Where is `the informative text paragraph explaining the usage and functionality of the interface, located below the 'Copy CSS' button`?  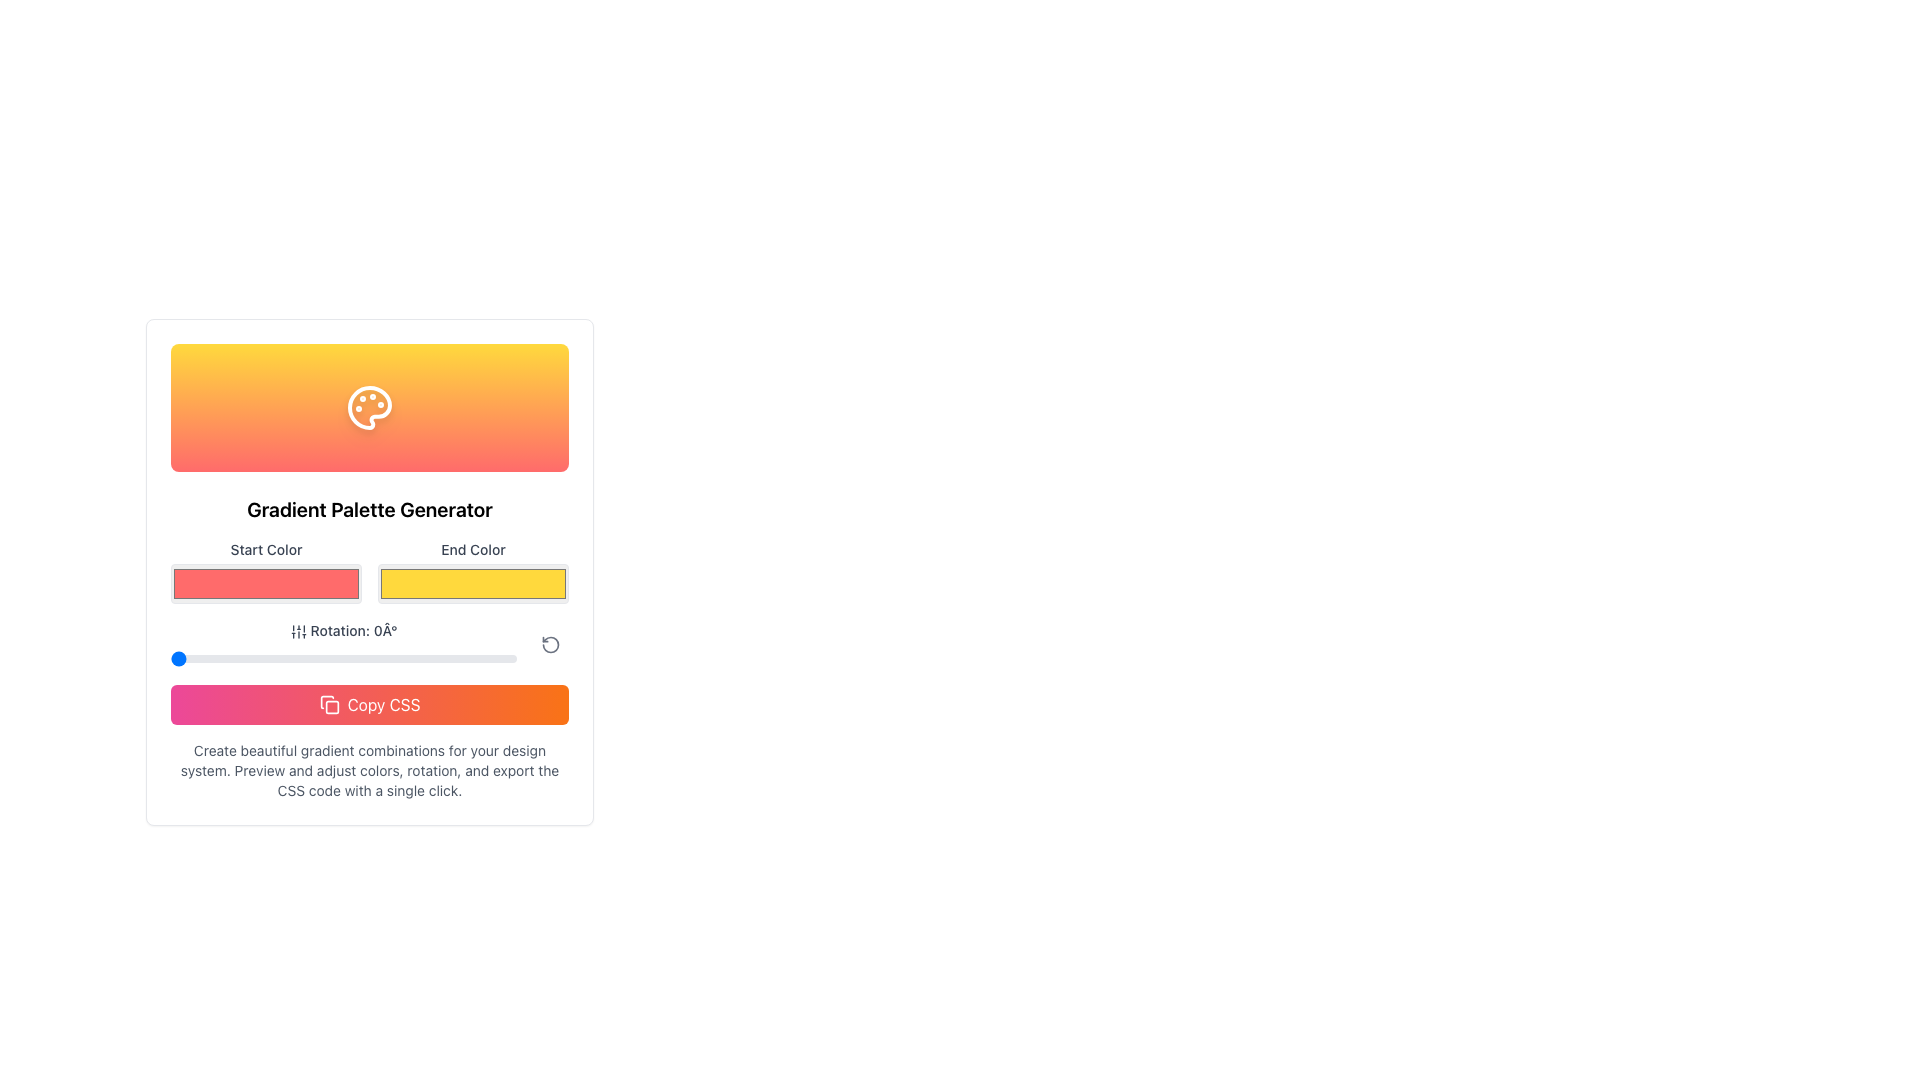
the informative text paragraph explaining the usage and functionality of the interface, located below the 'Copy CSS' button is located at coordinates (369, 770).